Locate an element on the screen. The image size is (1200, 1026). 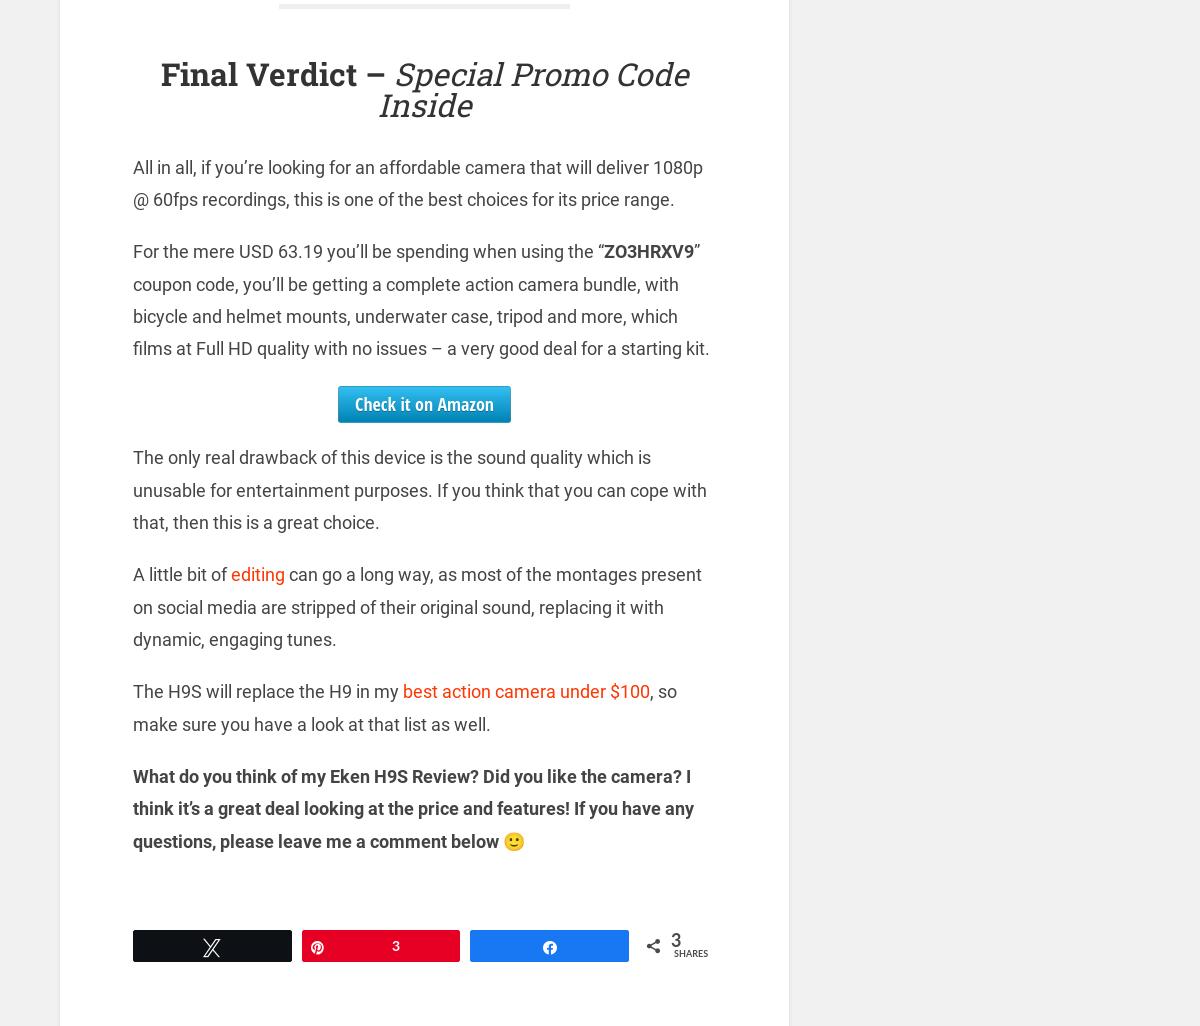
'For the mere USD 63.19 you’ll be spending when using the “' is located at coordinates (367, 251).